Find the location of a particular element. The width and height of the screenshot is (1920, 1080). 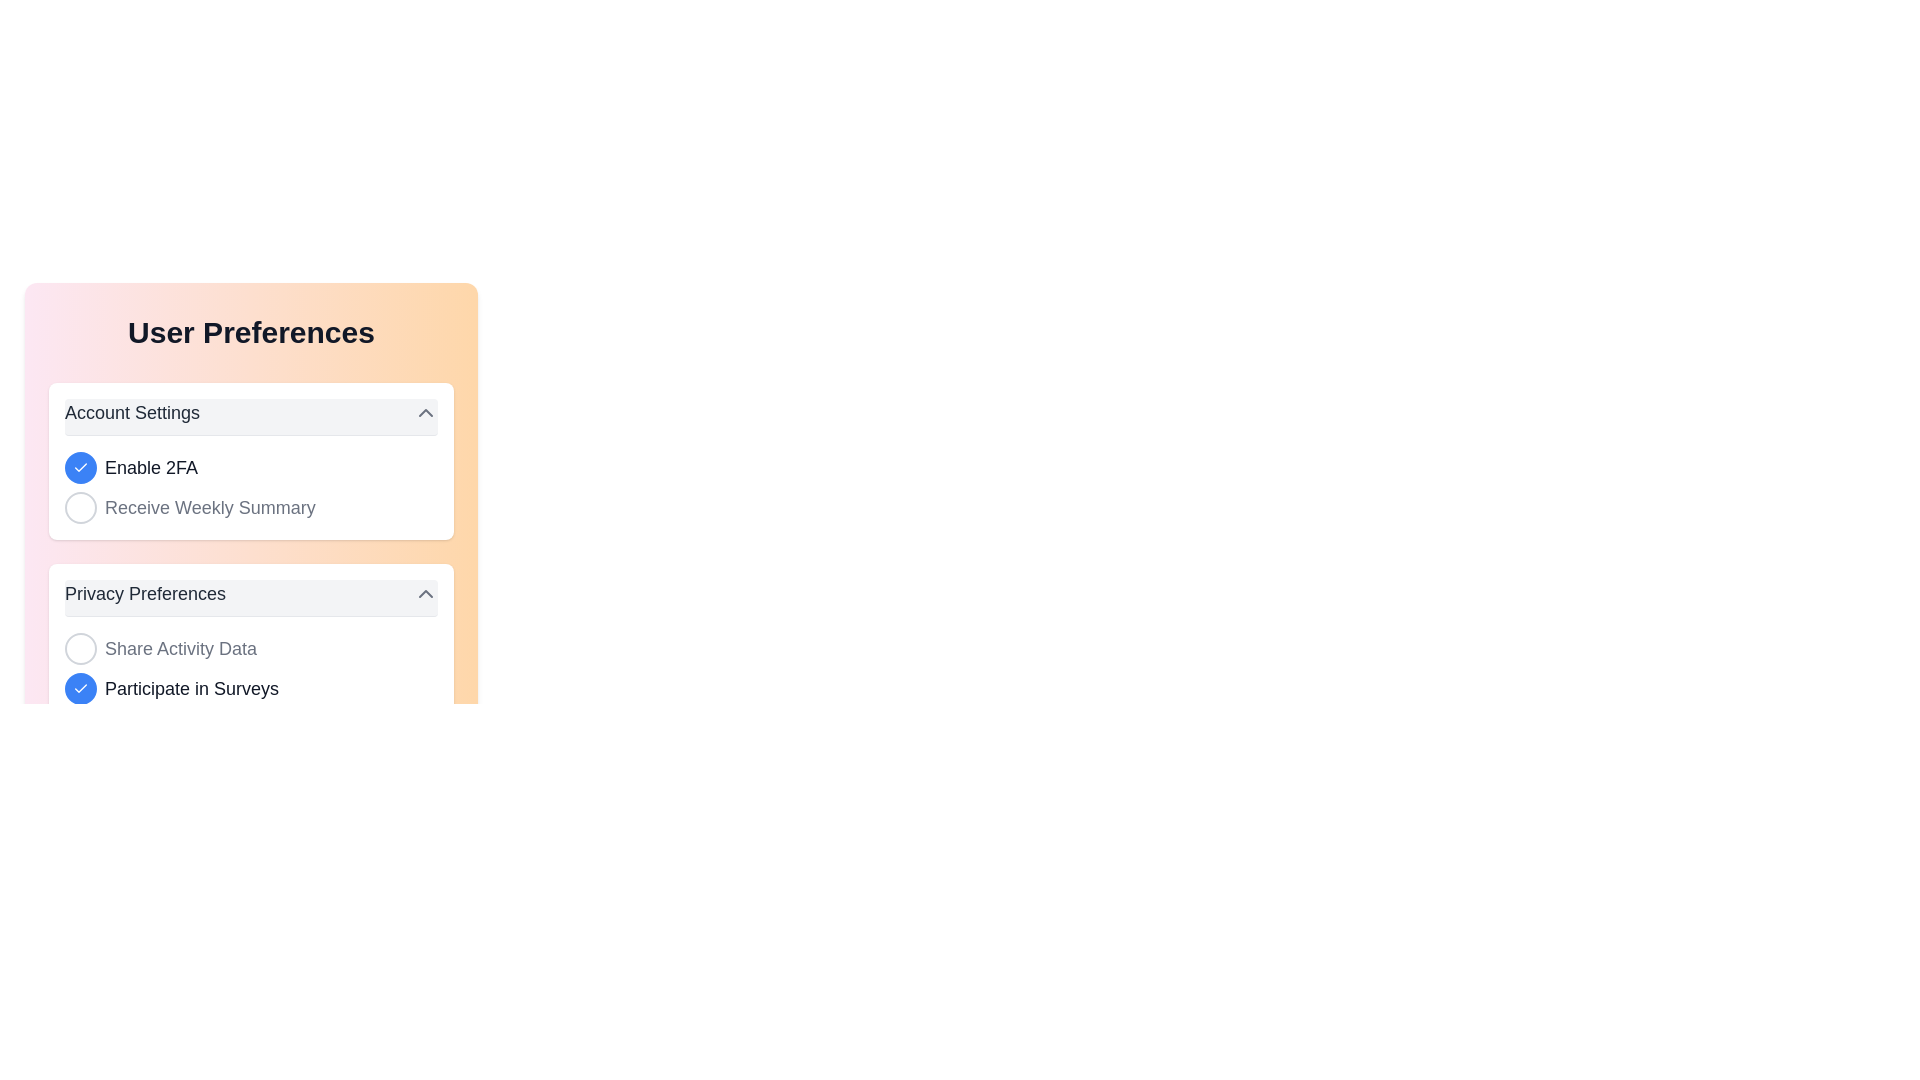

the labeled toggle element for weekly summaries located under 'Account Settings' is located at coordinates (250, 507).